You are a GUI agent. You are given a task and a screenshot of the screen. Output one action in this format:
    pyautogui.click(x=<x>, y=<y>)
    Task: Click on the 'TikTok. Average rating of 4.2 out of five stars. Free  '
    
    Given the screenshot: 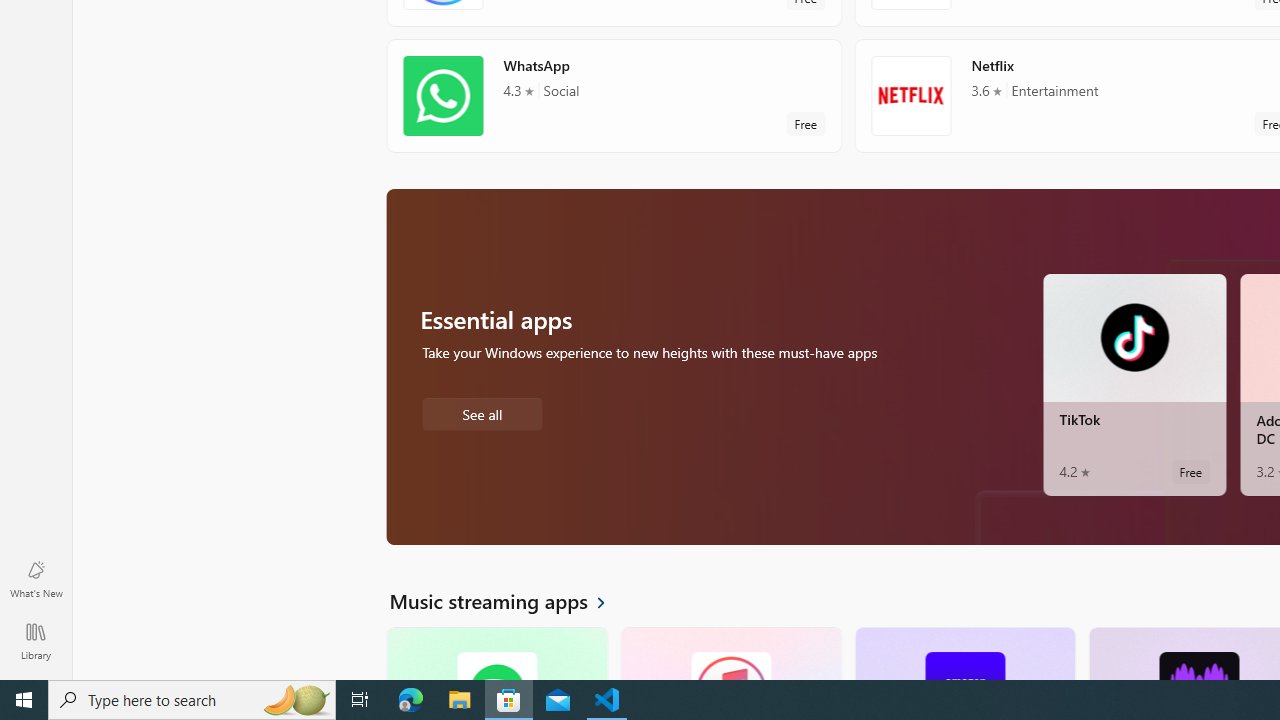 What is the action you would take?
    pyautogui.click(x=1134, y=384)
    